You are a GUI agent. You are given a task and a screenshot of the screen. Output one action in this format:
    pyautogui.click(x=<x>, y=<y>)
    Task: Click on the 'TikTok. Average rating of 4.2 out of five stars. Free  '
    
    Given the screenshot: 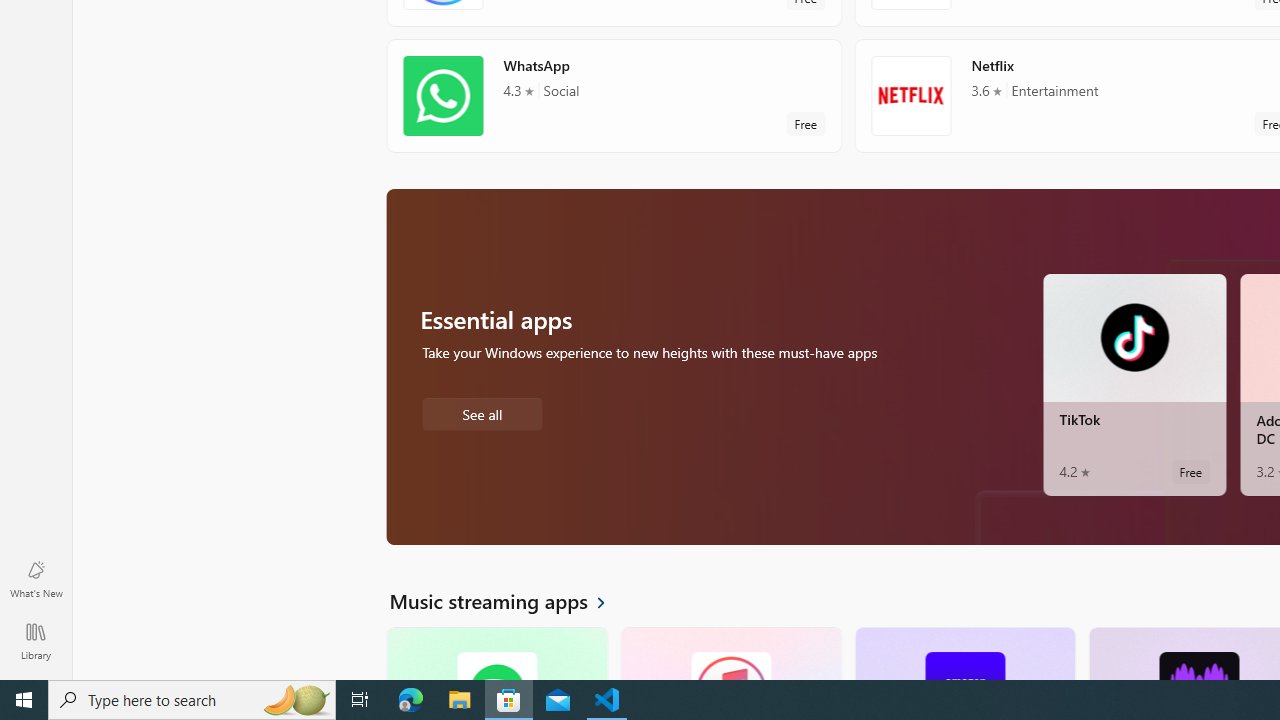 What is the action you would take?
    pyautogui.click(x=1134, y=384)
    